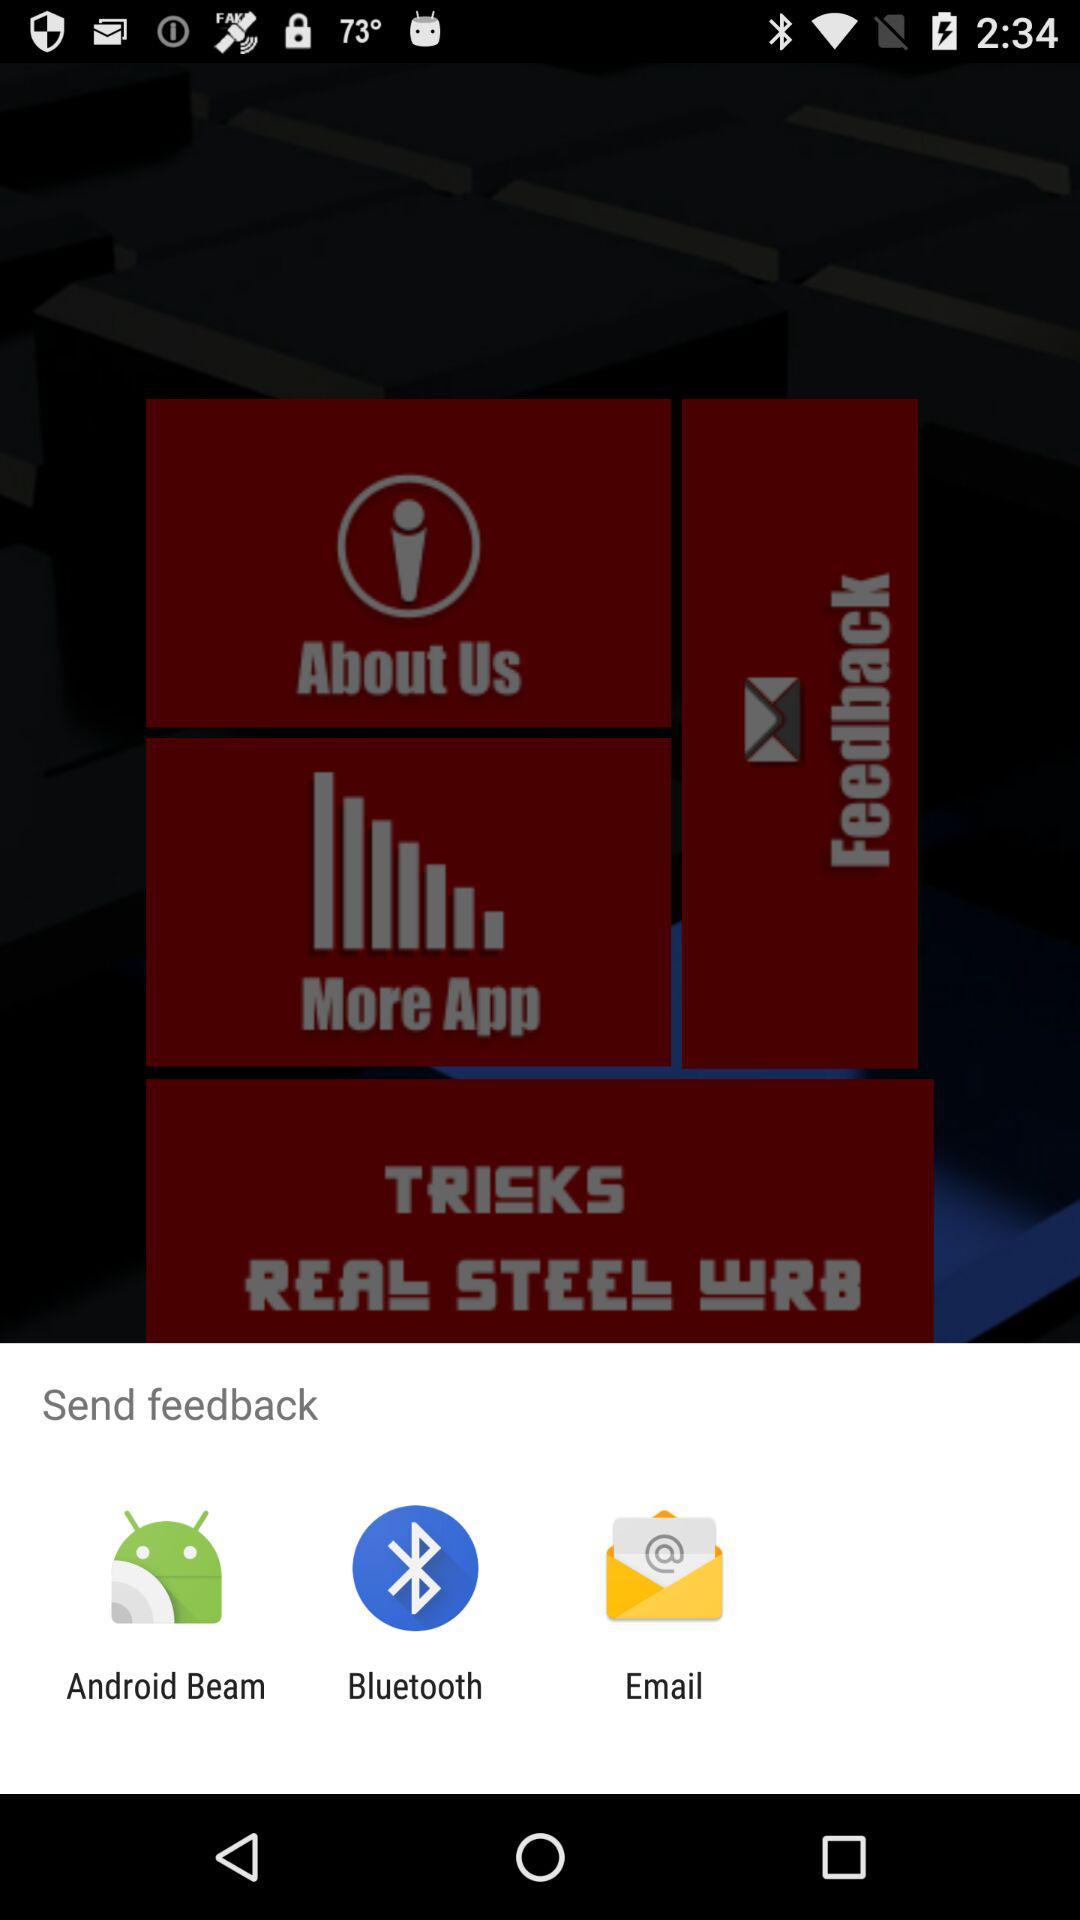 The width and height of the screenshot is (1080, 1920). Describe the element at coordinates (664, 1705) in the screenshot. I see `the email item` at that location.